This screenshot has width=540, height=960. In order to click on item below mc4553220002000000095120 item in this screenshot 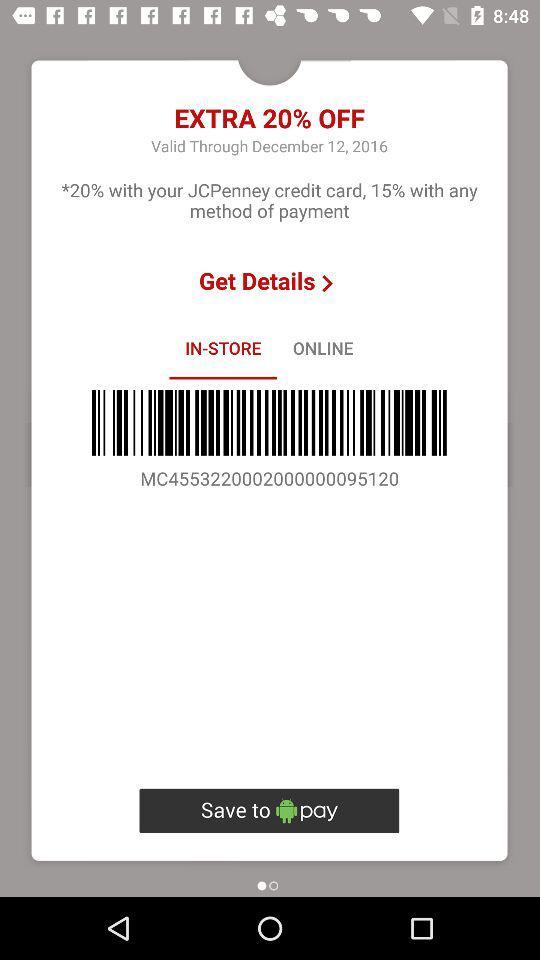, I will do `click(269, 810)`.